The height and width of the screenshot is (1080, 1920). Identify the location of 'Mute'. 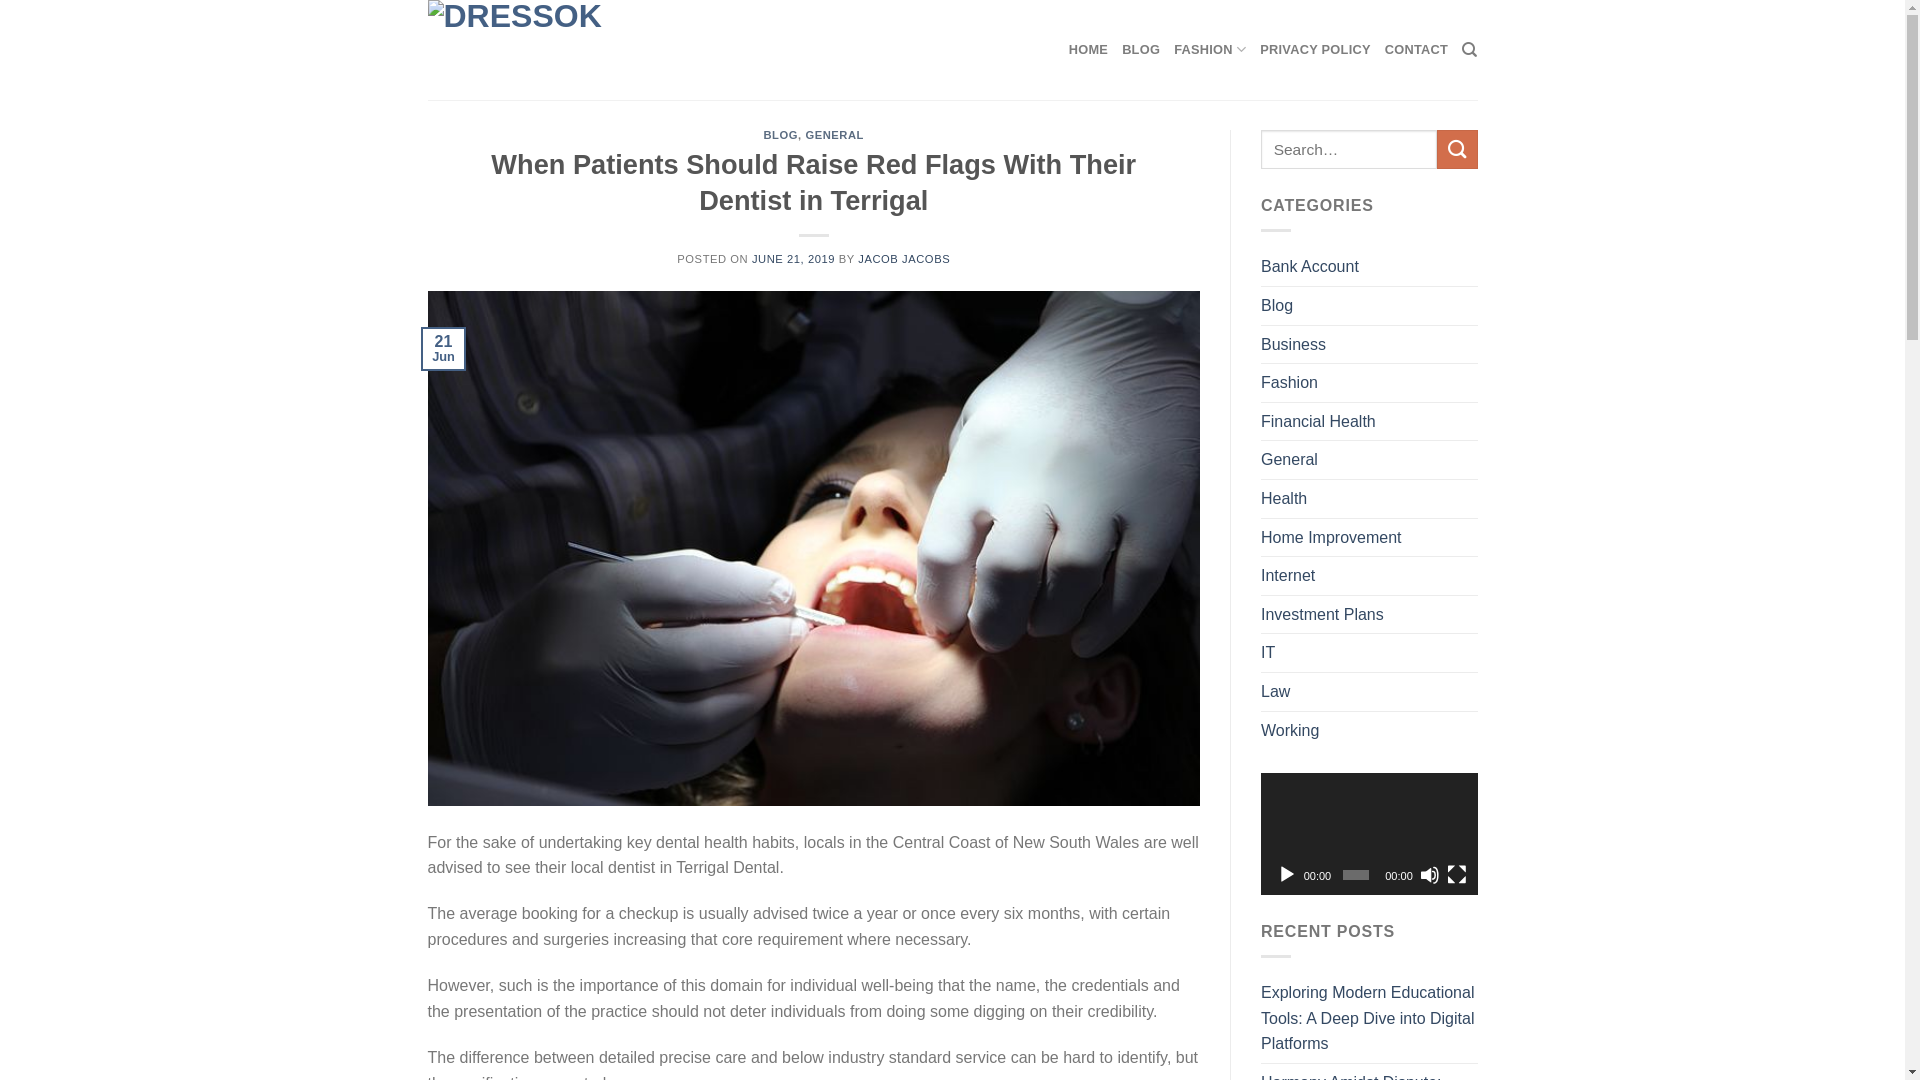
(1419, 874).